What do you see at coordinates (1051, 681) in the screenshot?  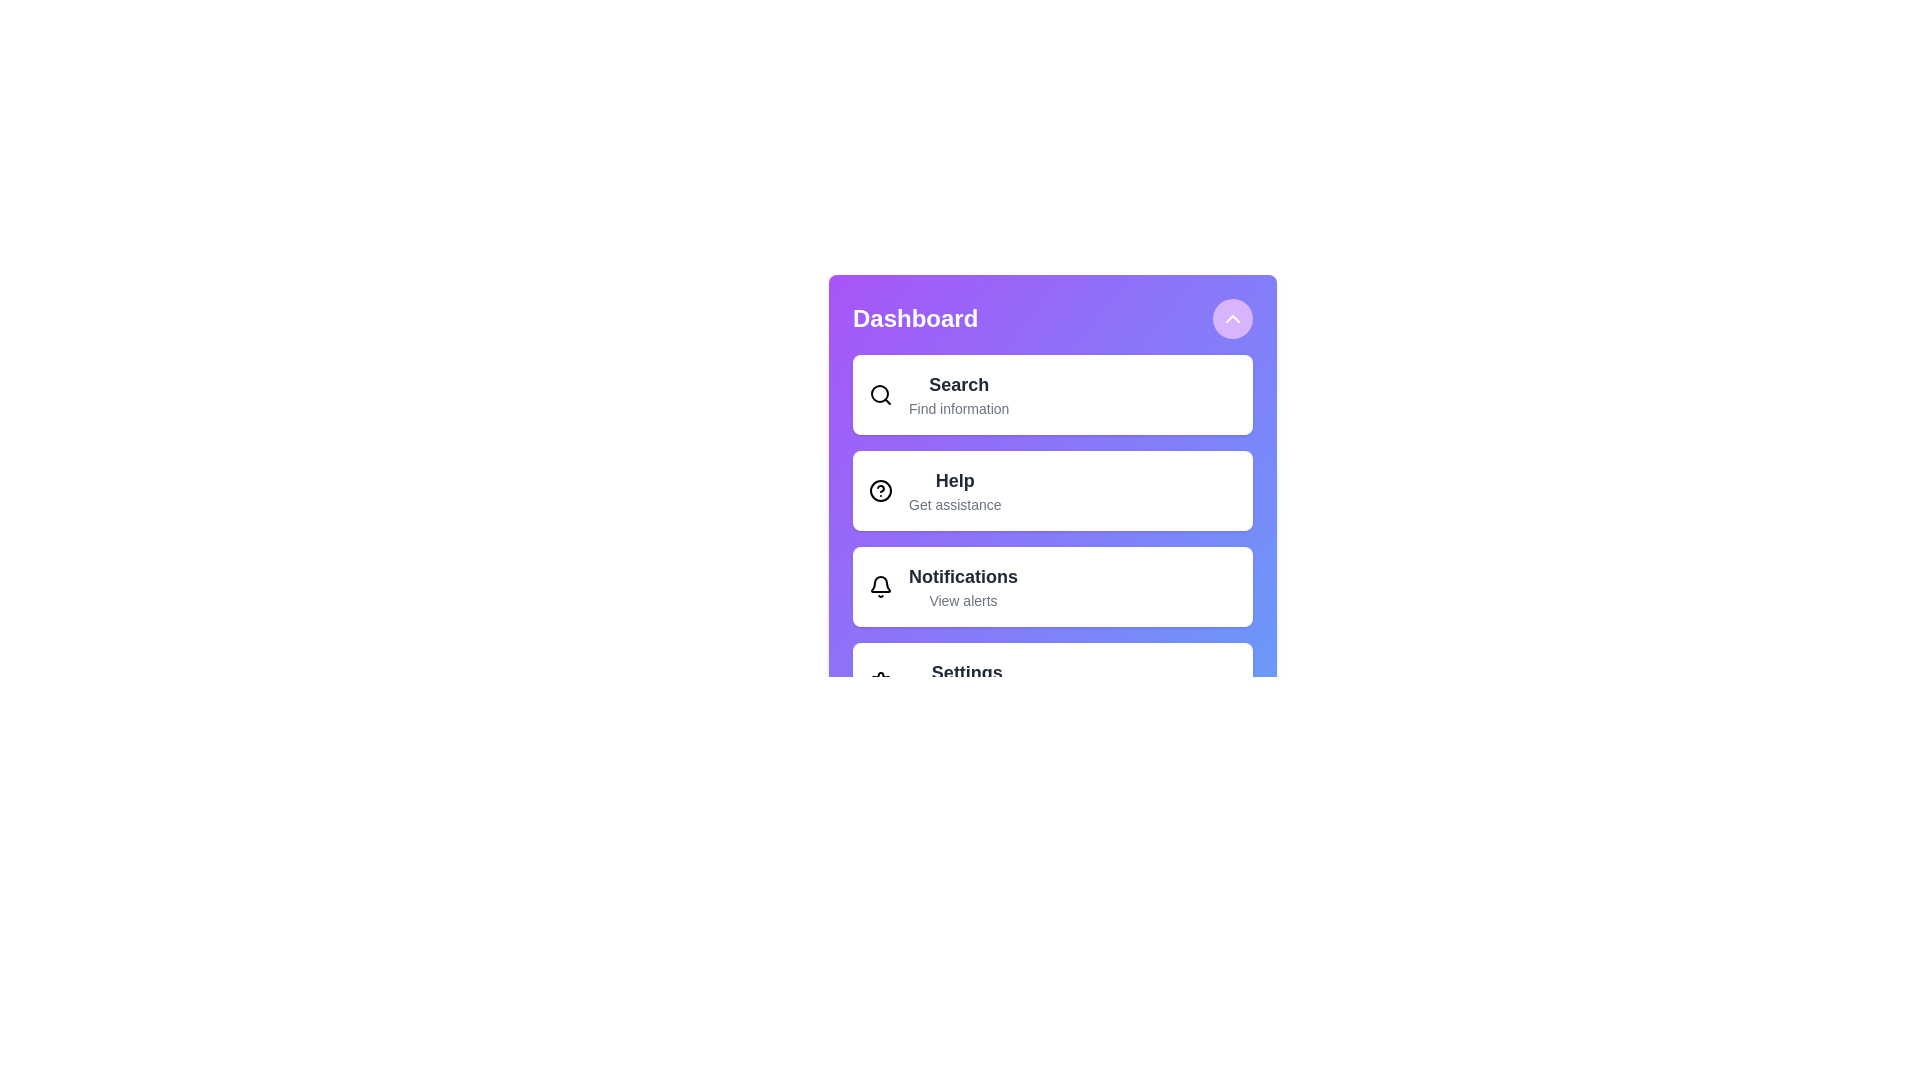 I see `the menu item labeled Settings to select it` at bounding box center [1051, 681].